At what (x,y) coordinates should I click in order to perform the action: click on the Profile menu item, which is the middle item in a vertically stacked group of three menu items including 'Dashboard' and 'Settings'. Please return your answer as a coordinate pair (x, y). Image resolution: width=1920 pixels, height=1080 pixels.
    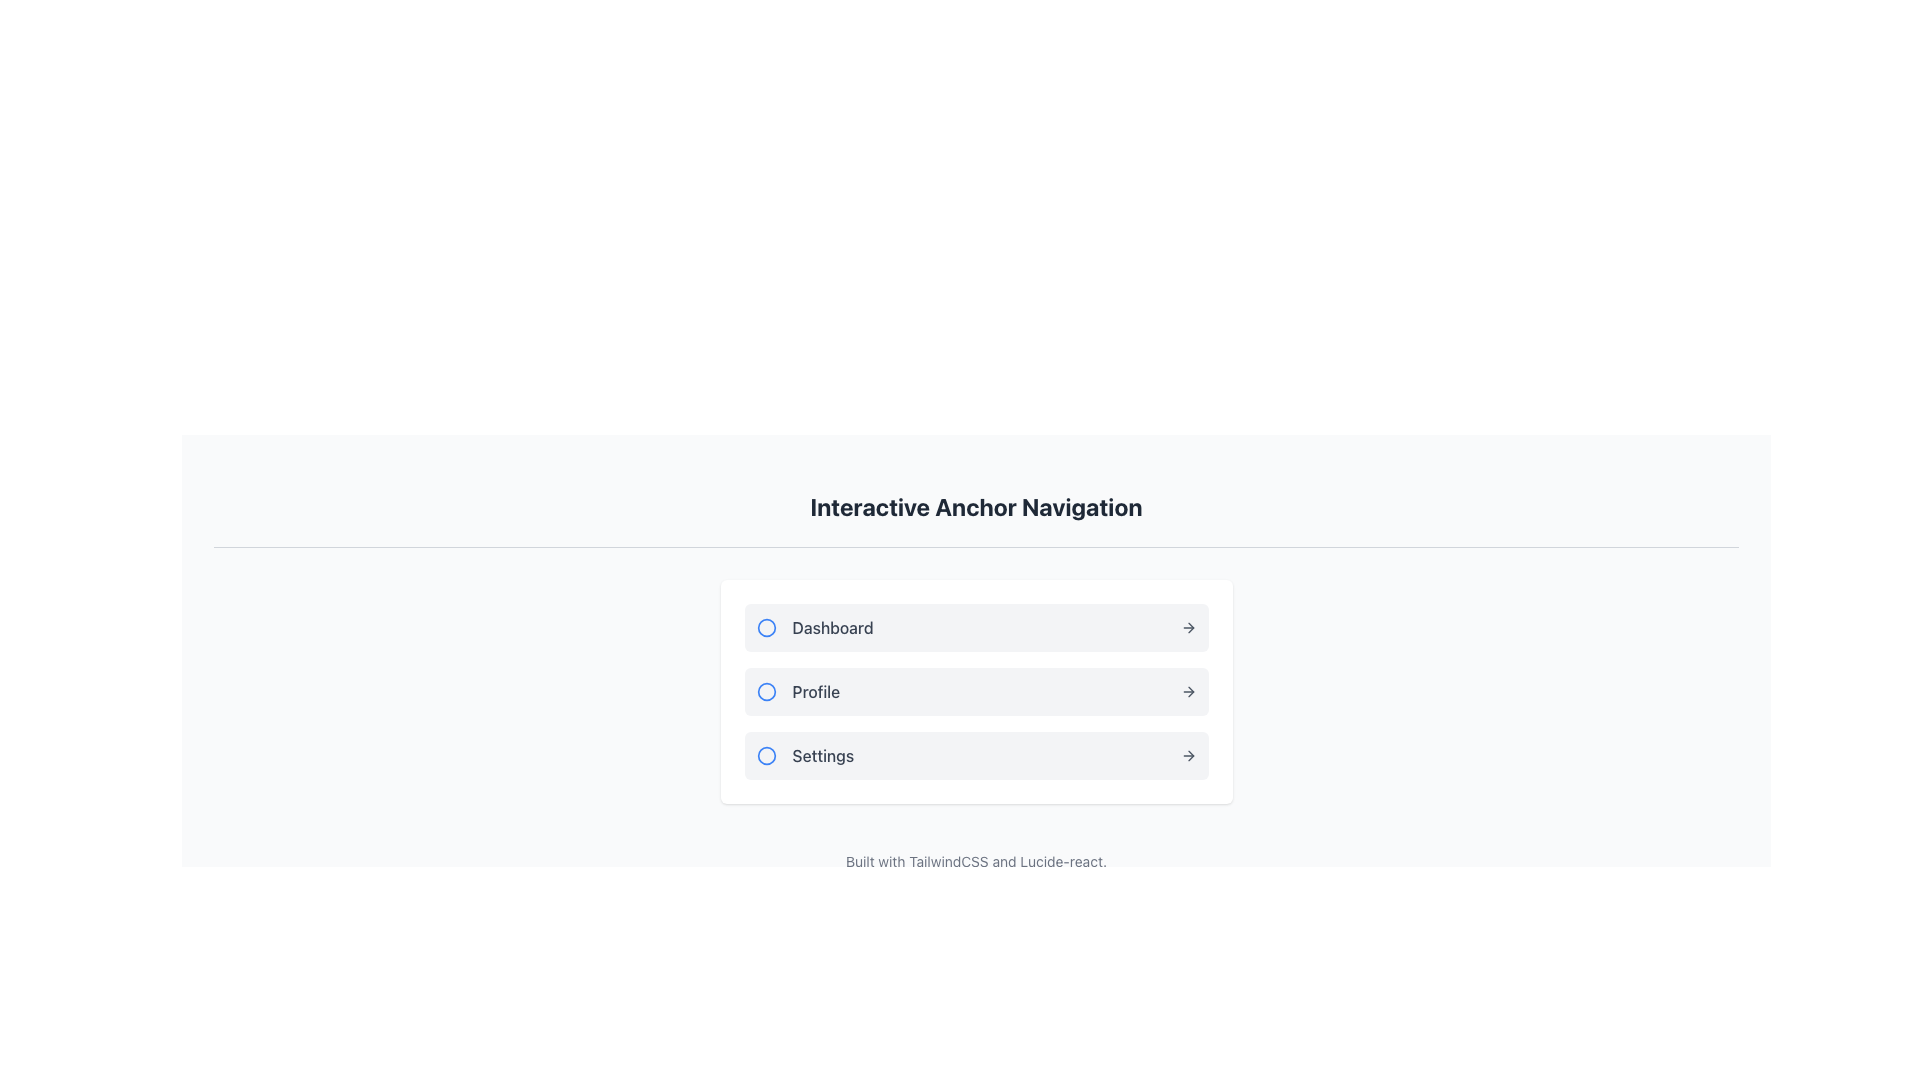
    Looking at the image, I should click on (976, 690).